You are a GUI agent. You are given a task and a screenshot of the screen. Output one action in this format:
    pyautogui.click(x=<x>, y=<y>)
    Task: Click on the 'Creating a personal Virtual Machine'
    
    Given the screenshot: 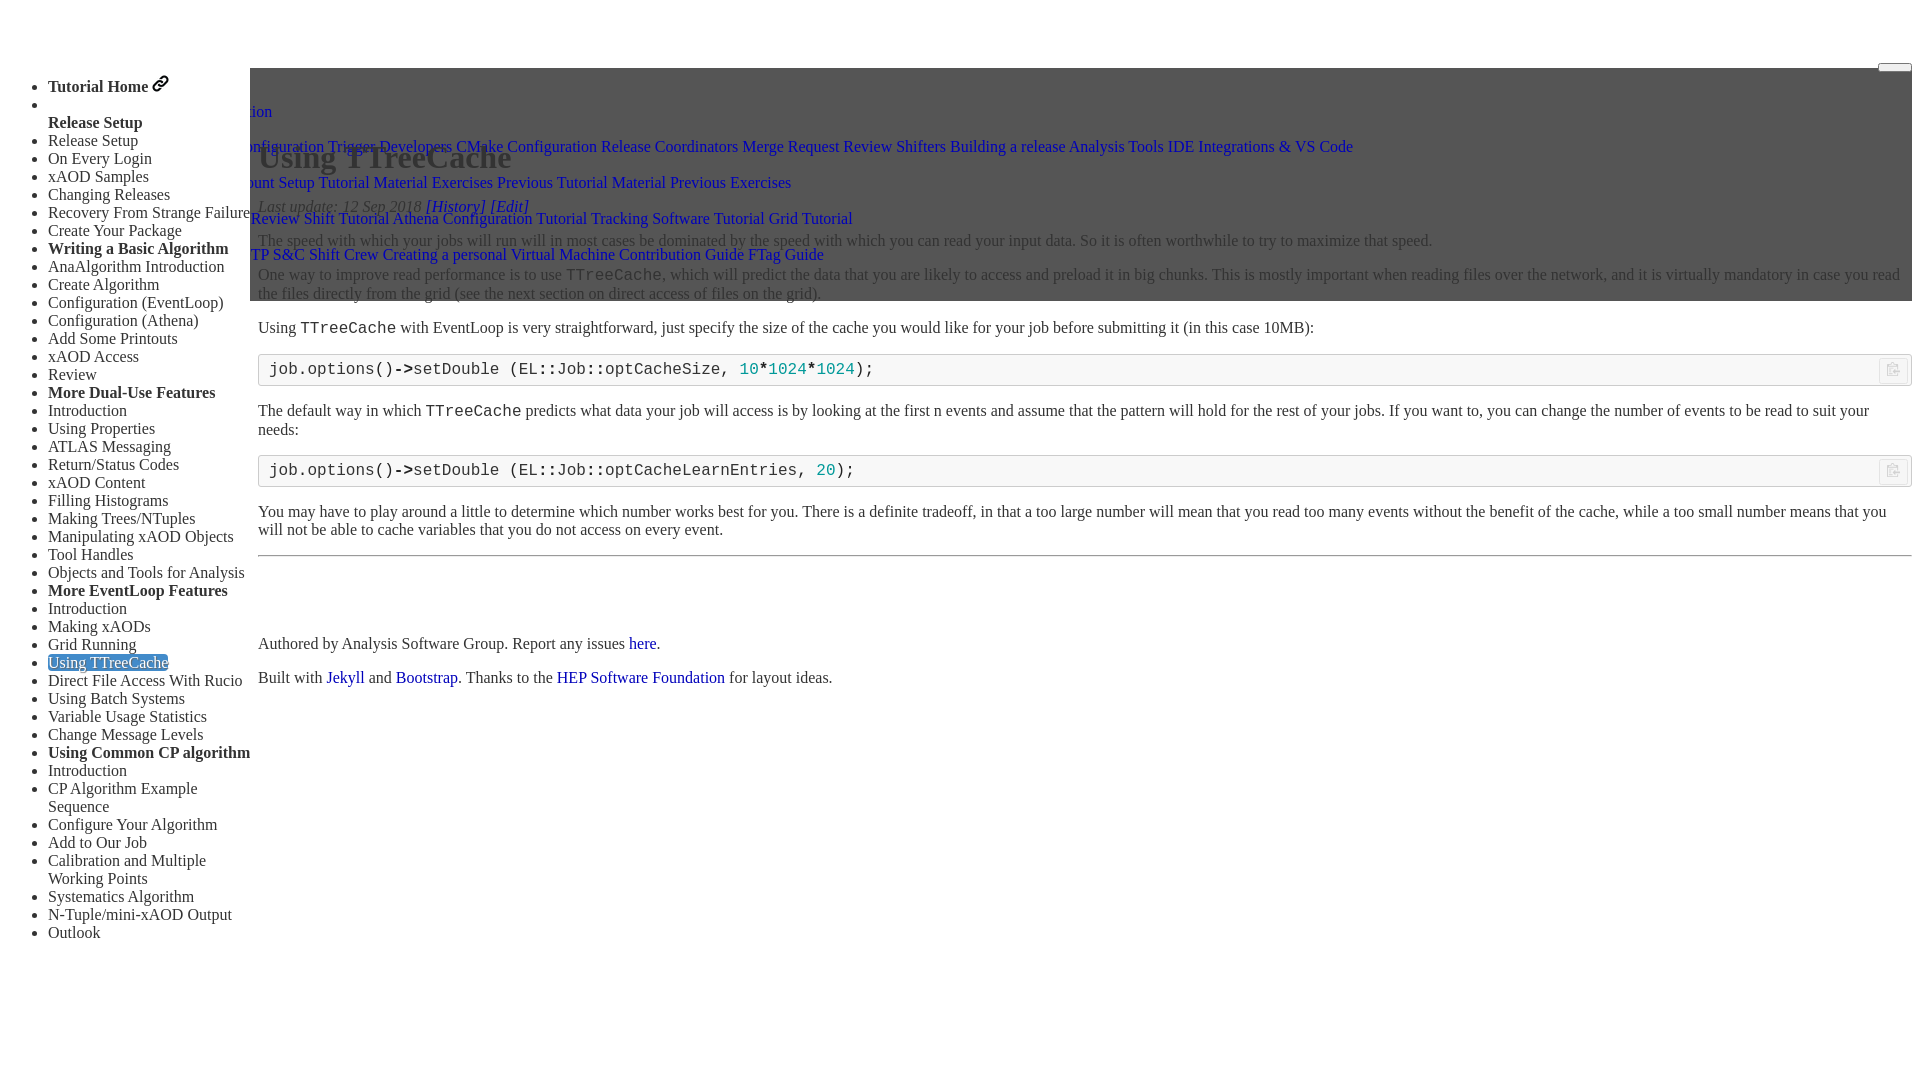 What is the action you would take?
    pyautogui.click(x=499, y=253)
    